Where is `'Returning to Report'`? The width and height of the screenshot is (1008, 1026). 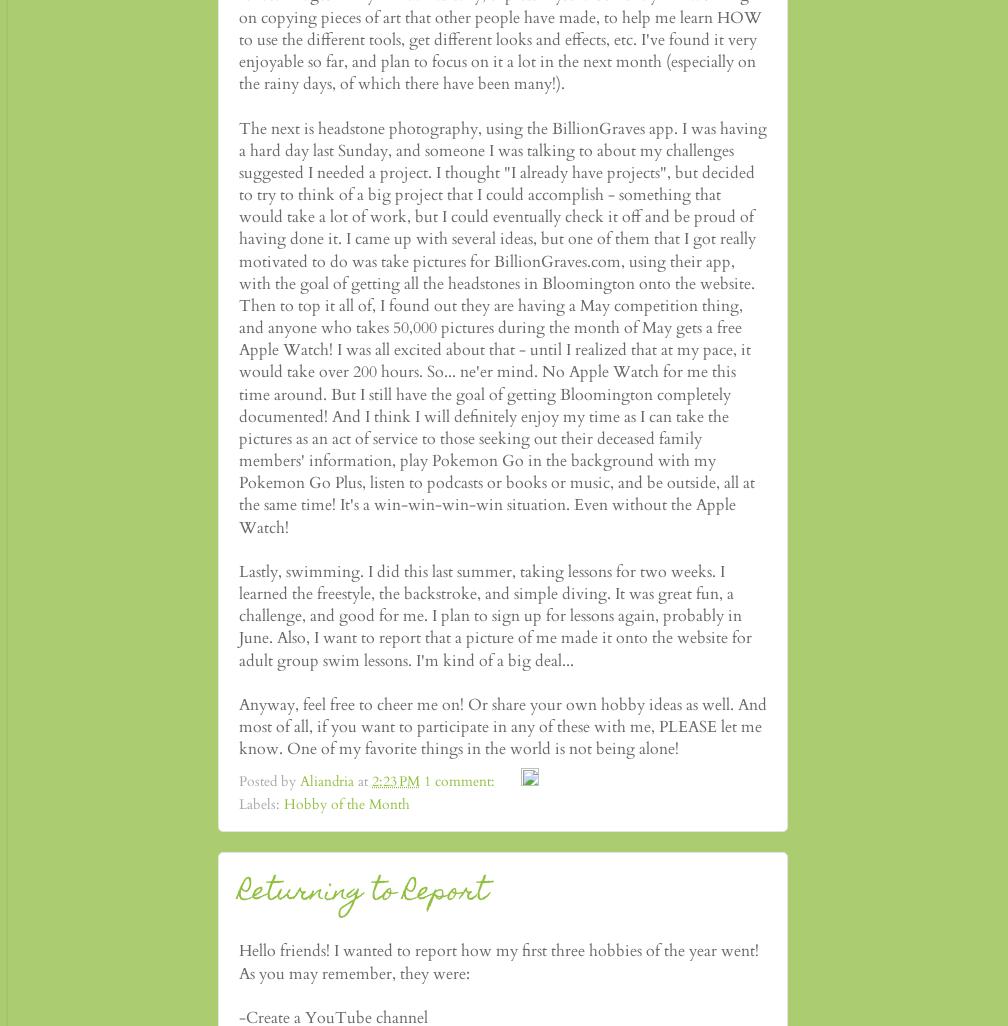
'Returning to Report' is located at coordinates (363, 891).